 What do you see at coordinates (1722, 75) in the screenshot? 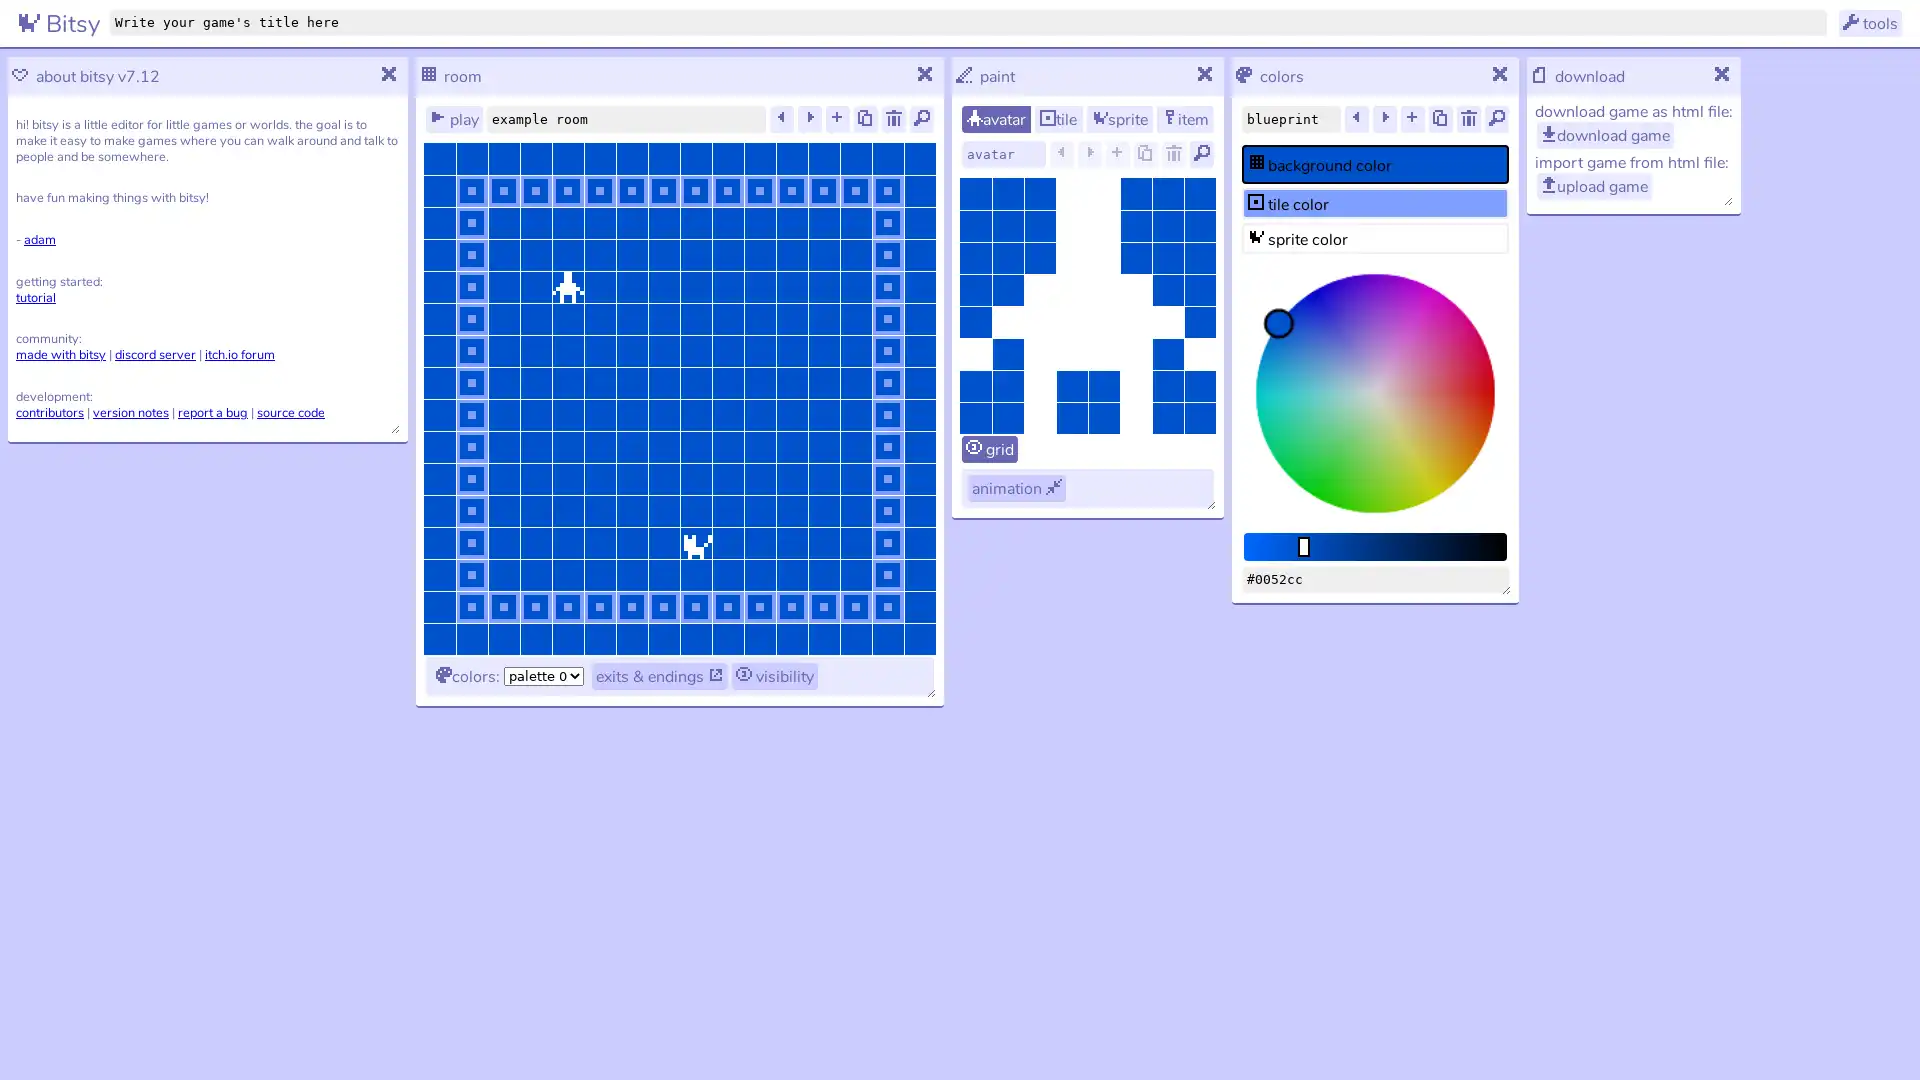
I see `minimize download window` at bounding box center [1722, 75].